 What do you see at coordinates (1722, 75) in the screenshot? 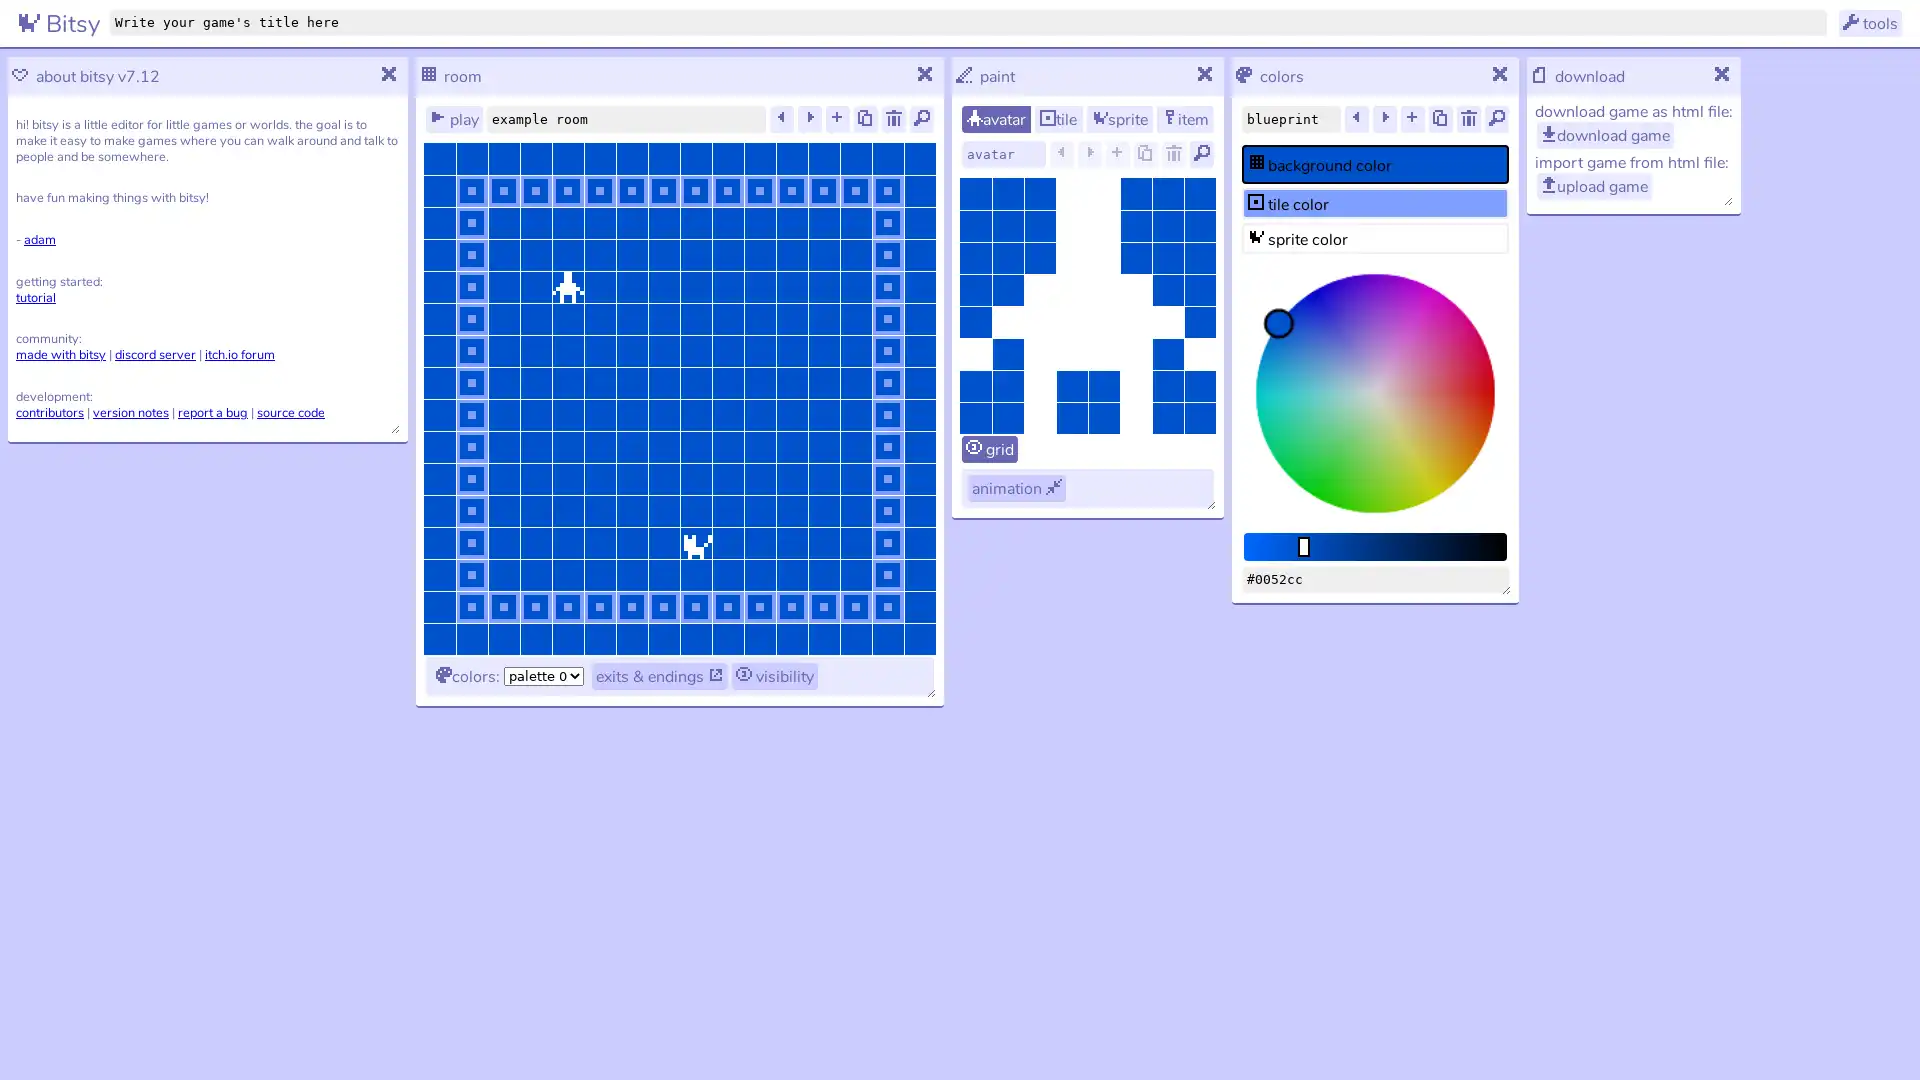
I see `minimize download window` at bounding box center [1722, 75].